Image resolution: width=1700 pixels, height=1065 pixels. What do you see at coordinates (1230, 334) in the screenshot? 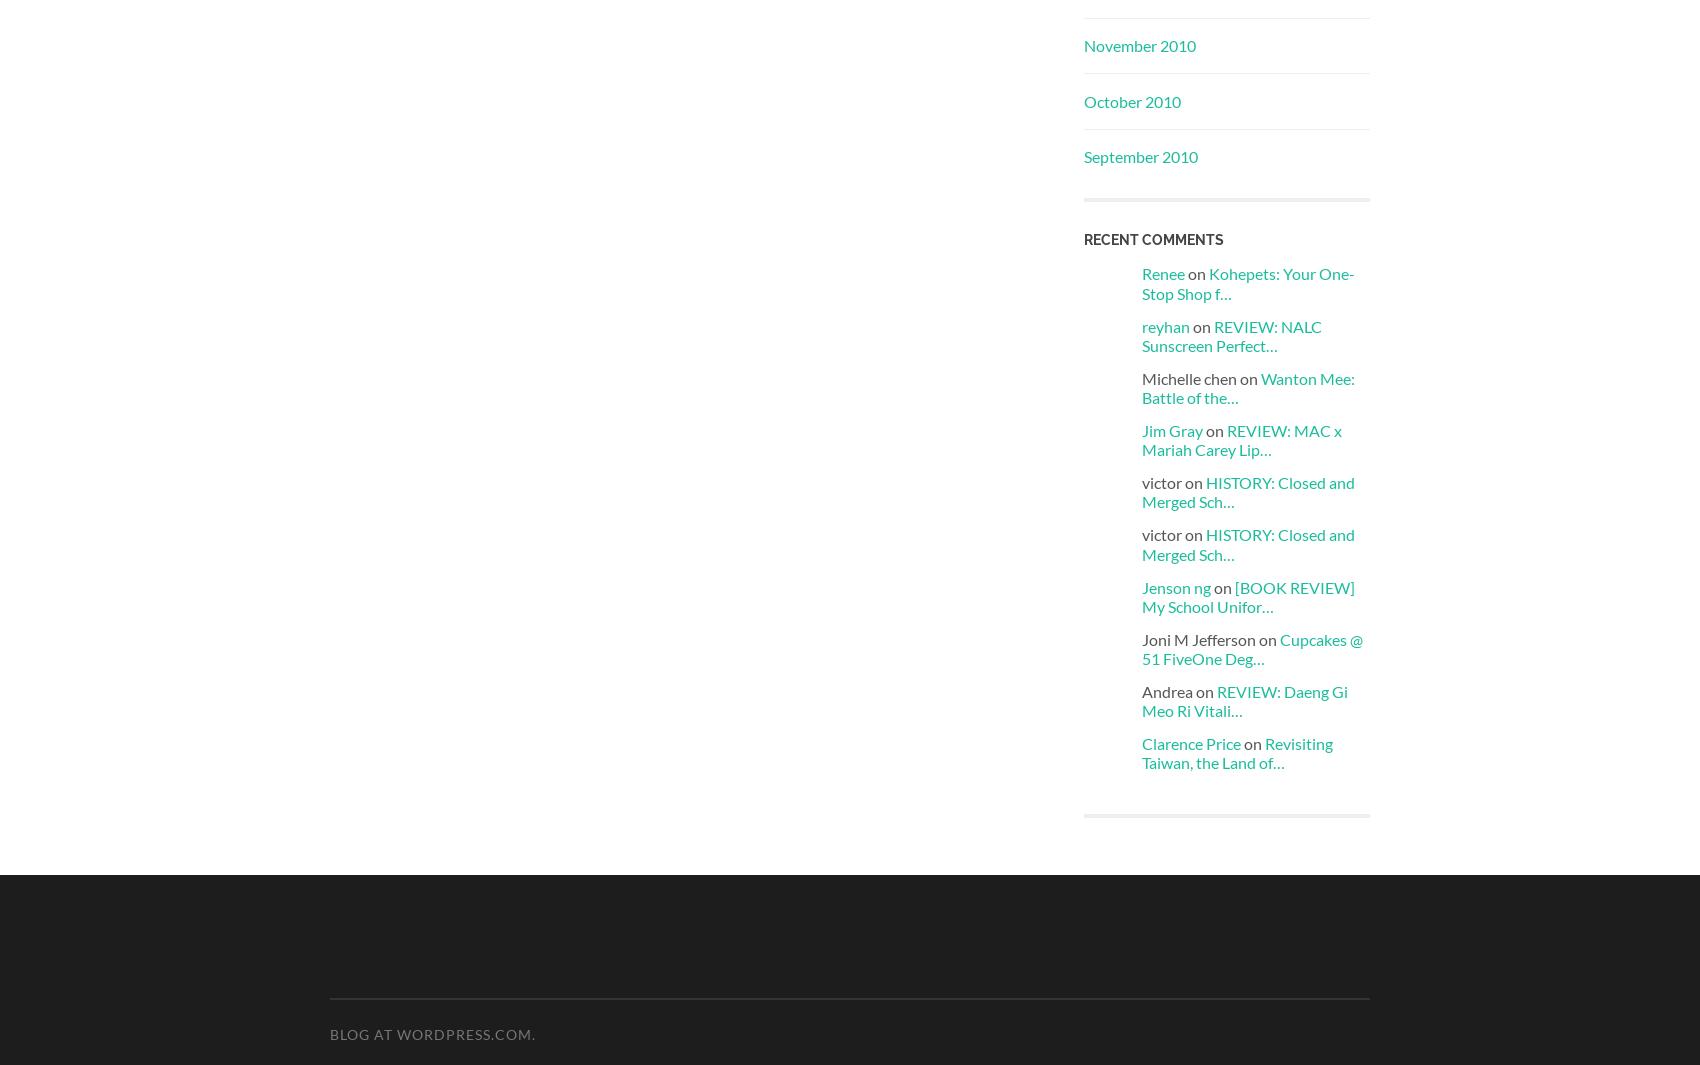
I see `'REVIEW: NALC Sunscreen Perfect…'` at bounding box center [1230, 334].